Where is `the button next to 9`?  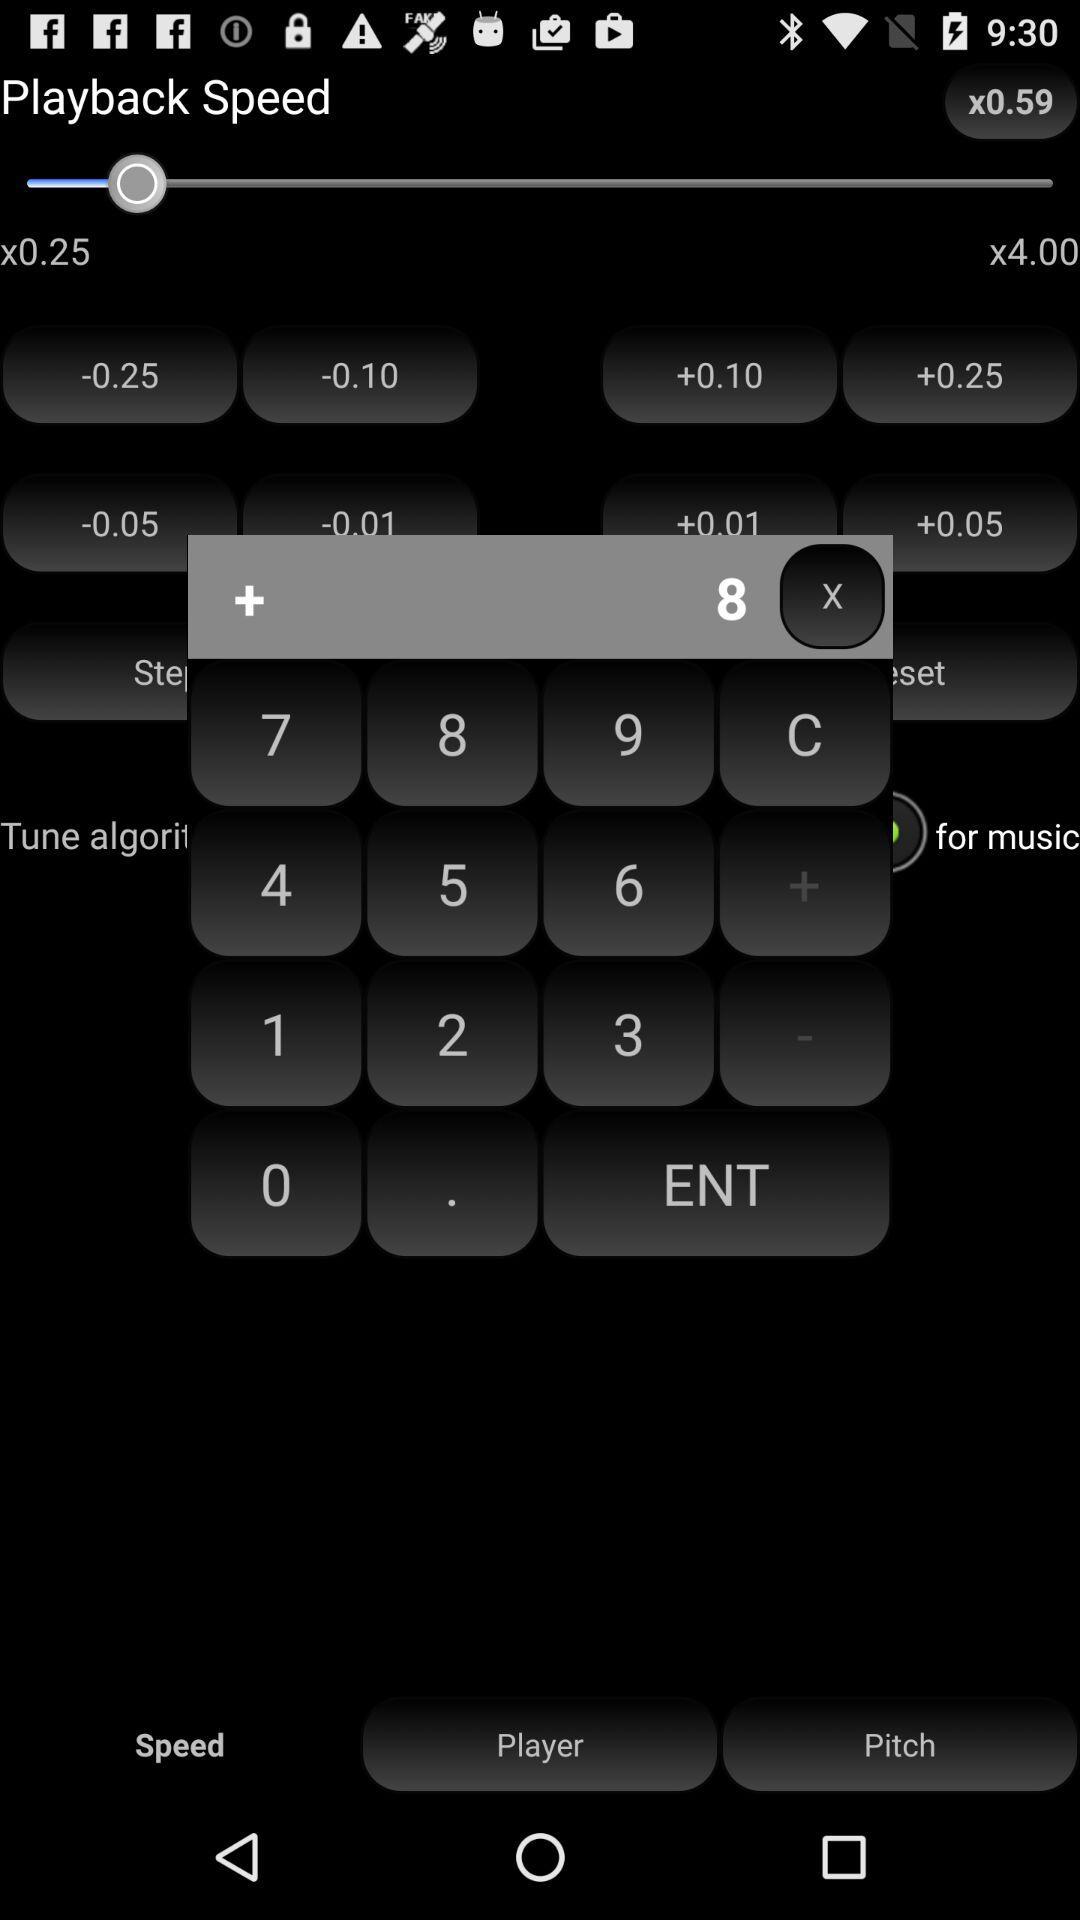 the button next to 9 is located at coordinates (451, 882).